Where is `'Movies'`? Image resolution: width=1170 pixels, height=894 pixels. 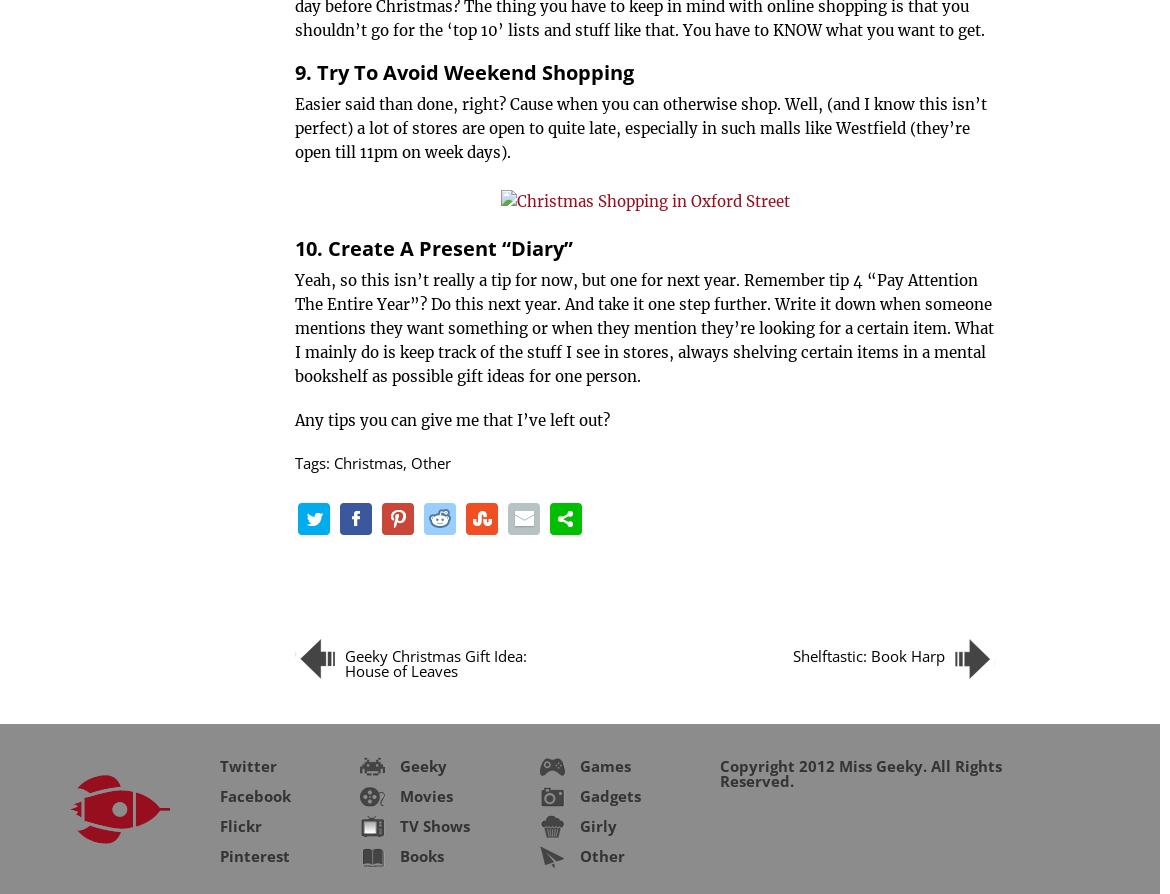 'Movies' is located at coordinates (426, 795).